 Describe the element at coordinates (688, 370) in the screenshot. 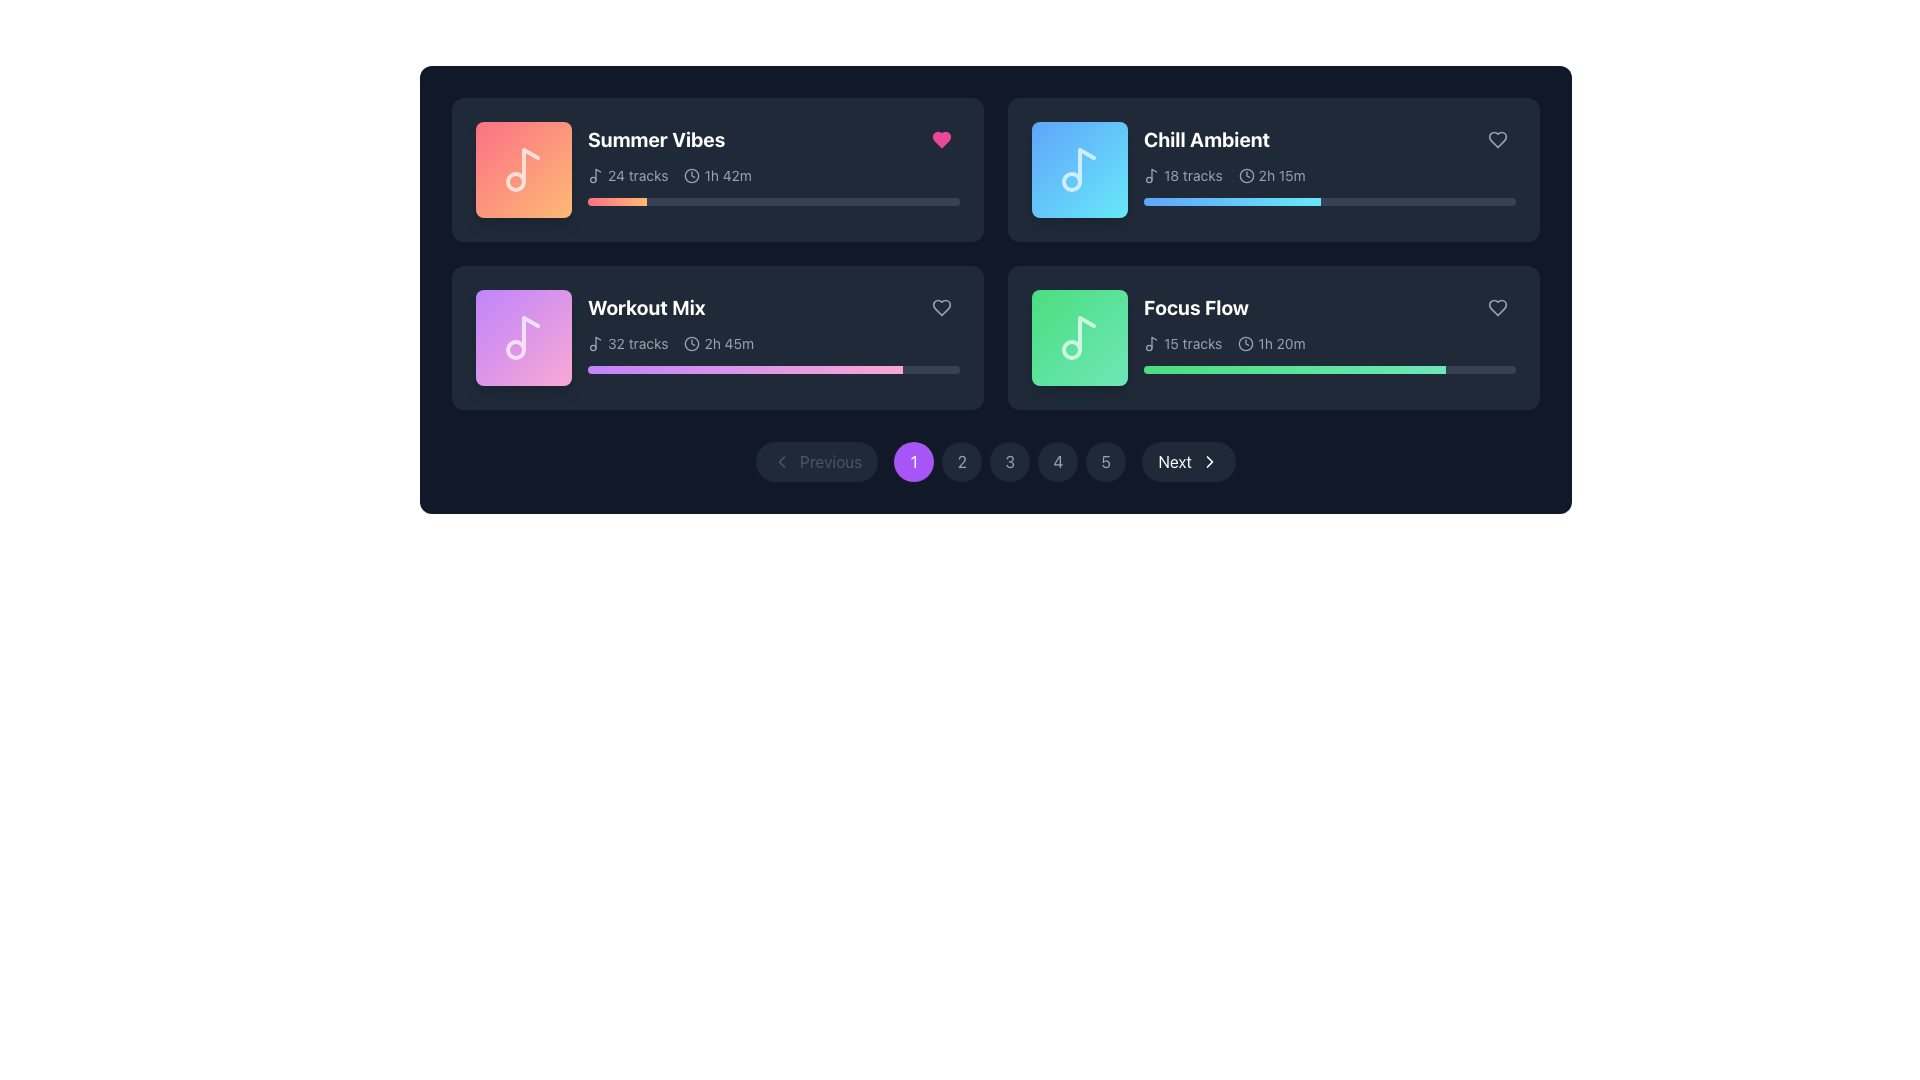

I see `progress` at that location.